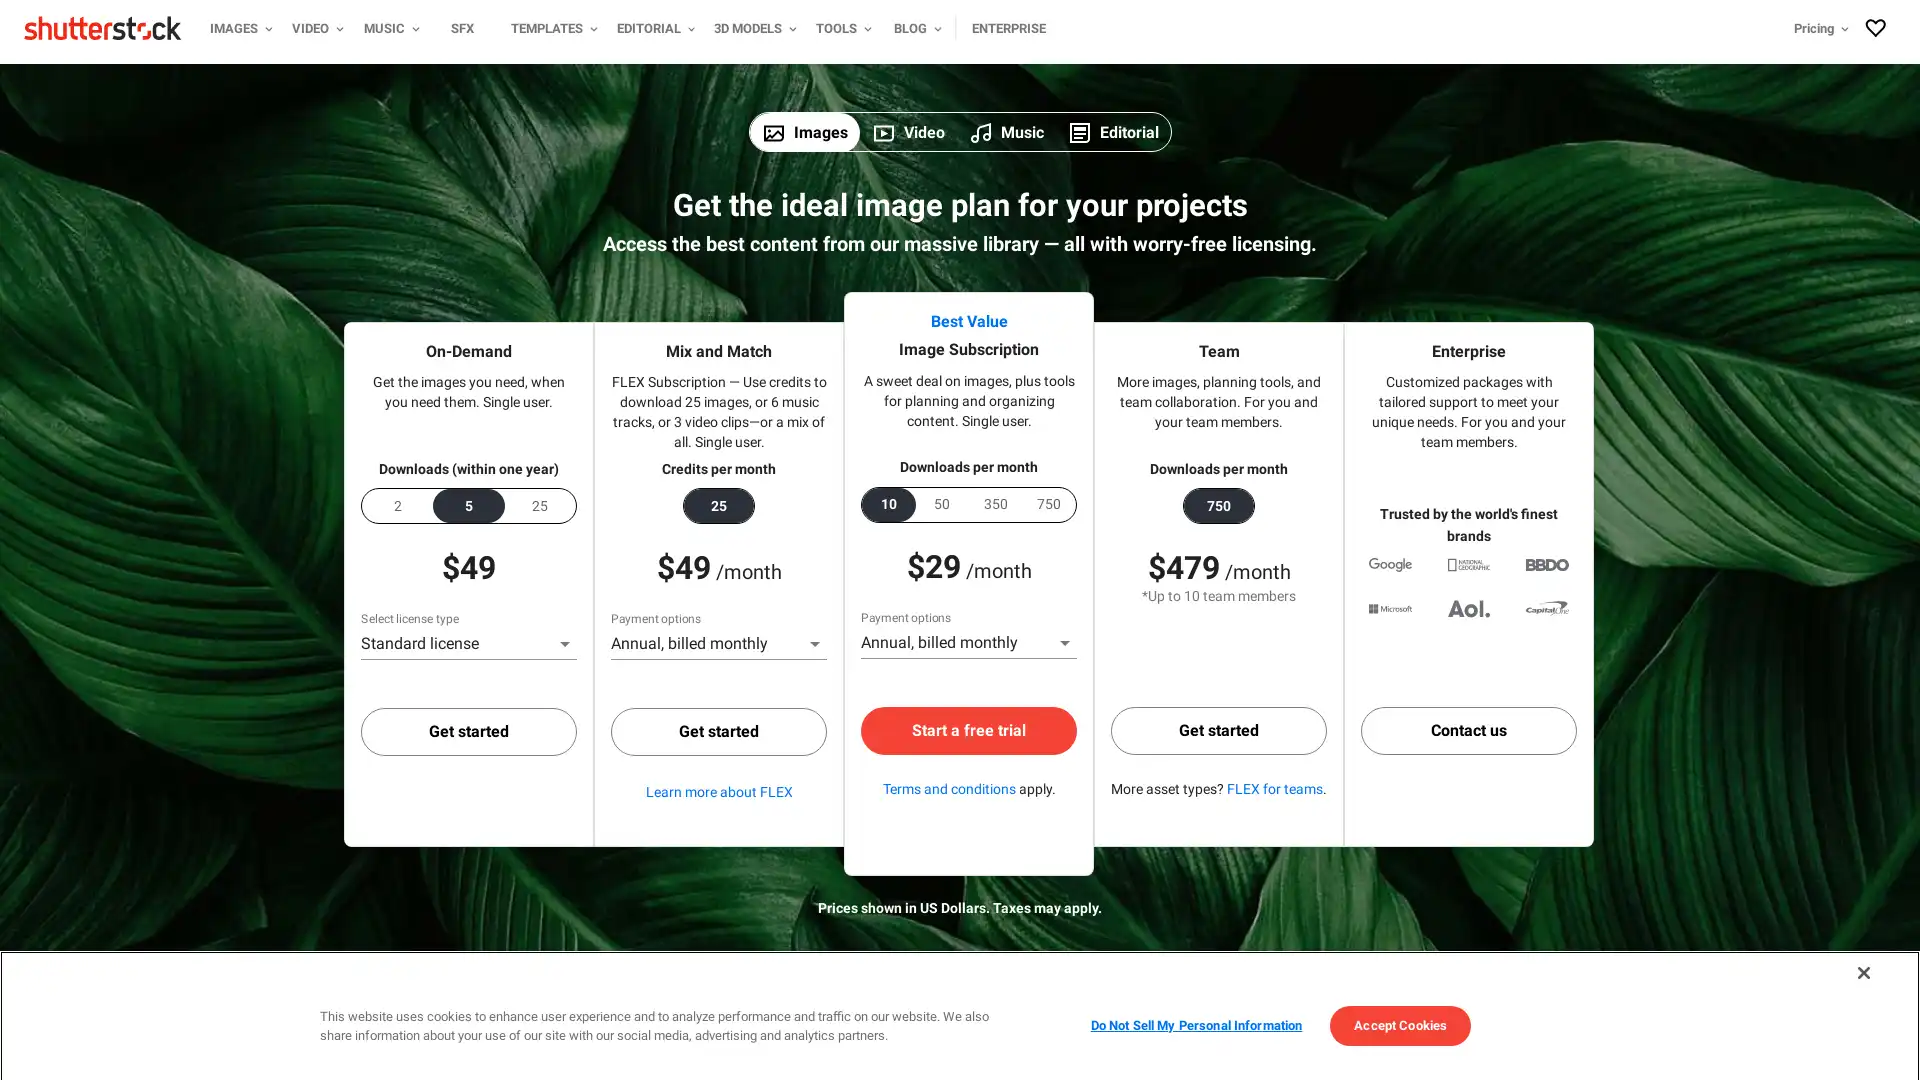 This screenshot has height=1080, width=1920. Describe the element at coordinates (1399, 1004) in the screenshot. I see `Accept Cookies` at that location.